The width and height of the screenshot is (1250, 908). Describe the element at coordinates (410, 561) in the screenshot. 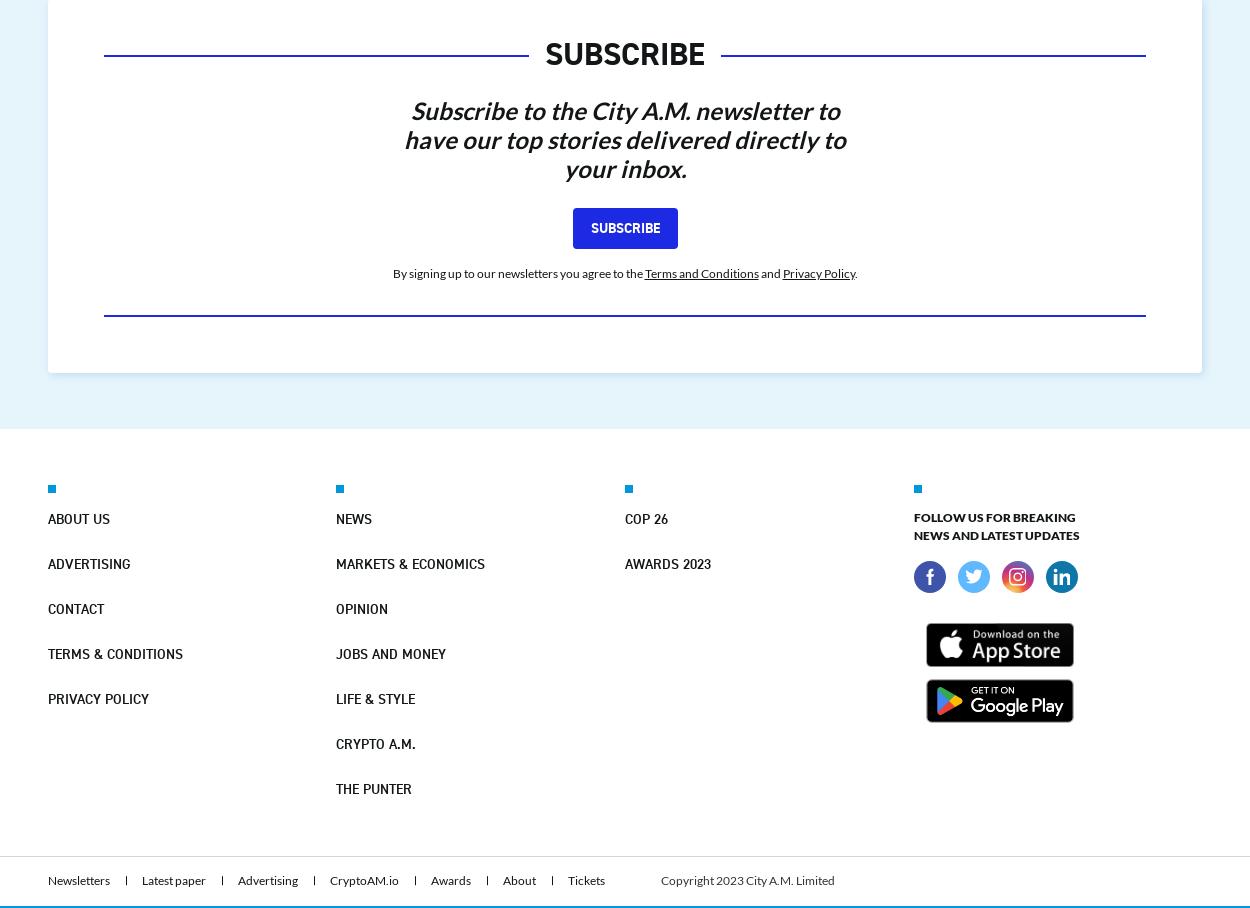

I see `'Markets & Economics'` at that location.